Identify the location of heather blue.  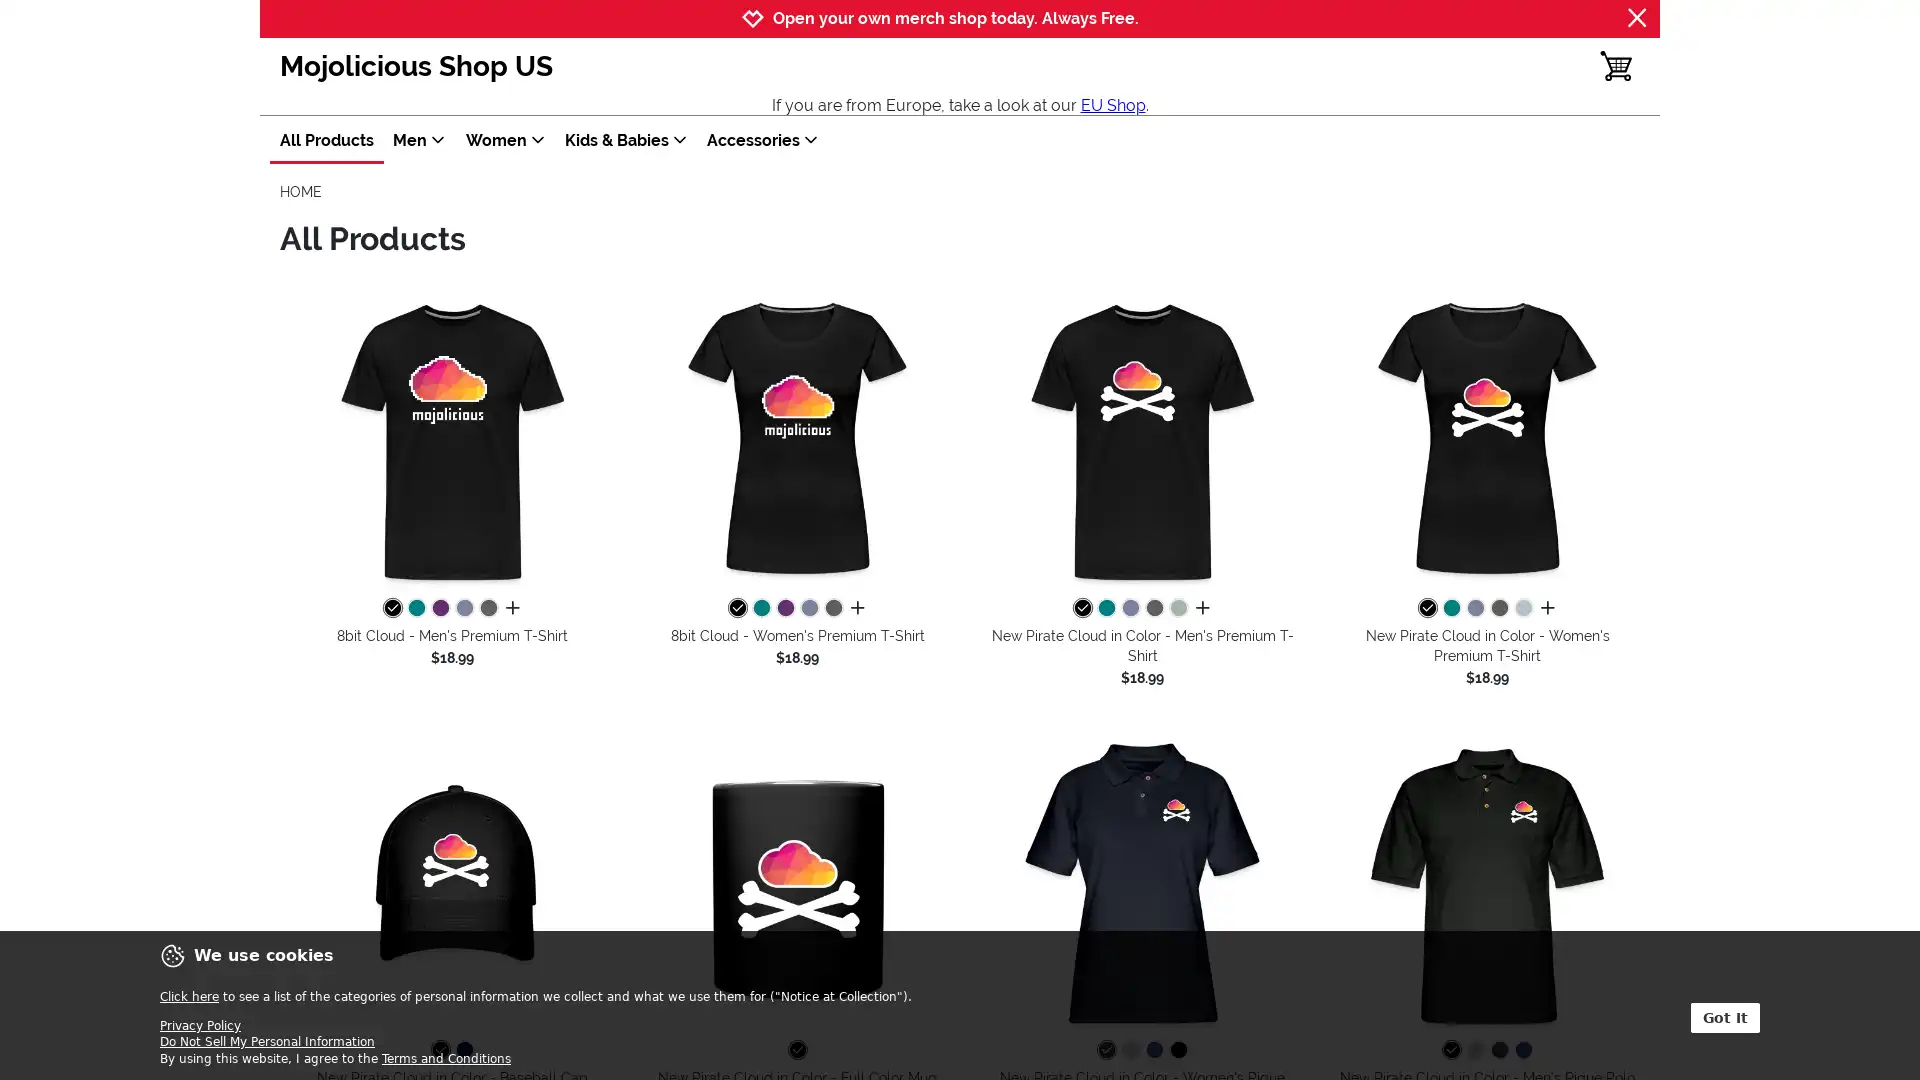
(1129, 608).